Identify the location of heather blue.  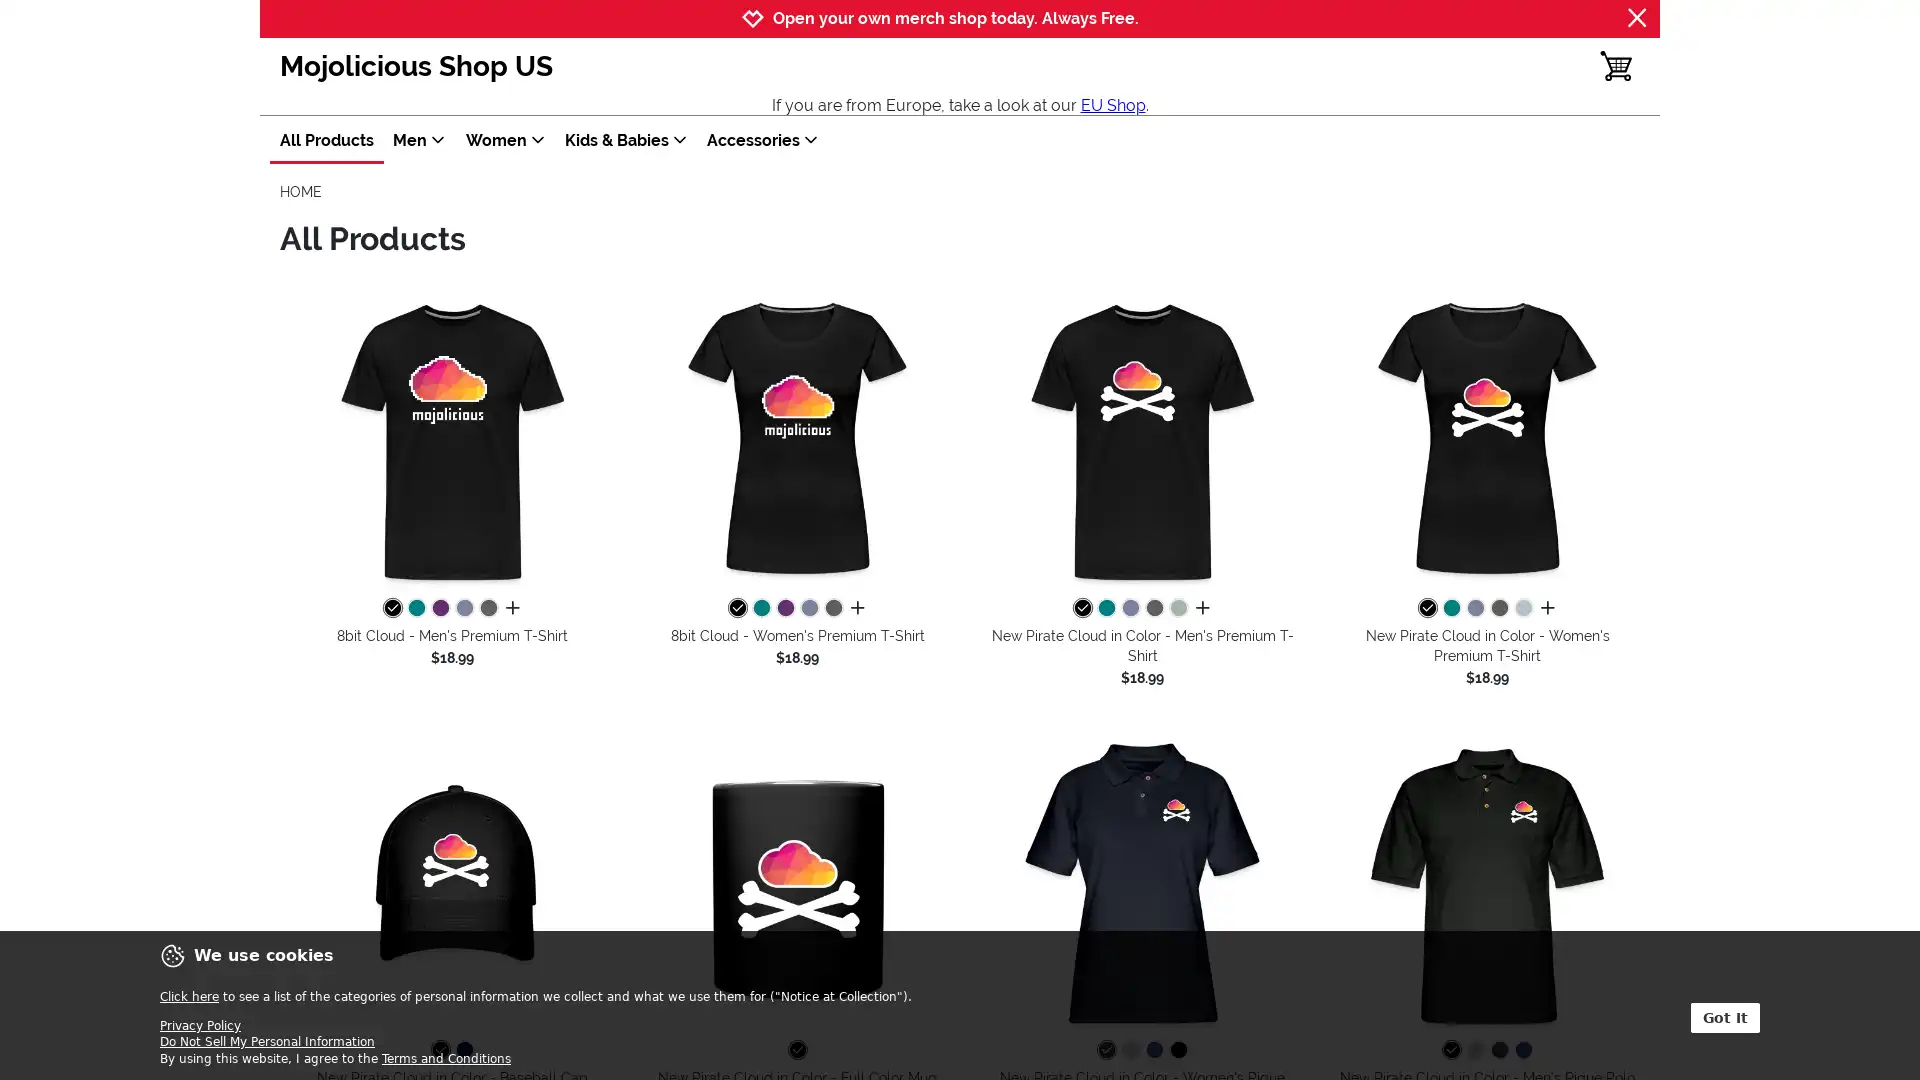
(1129, 608).